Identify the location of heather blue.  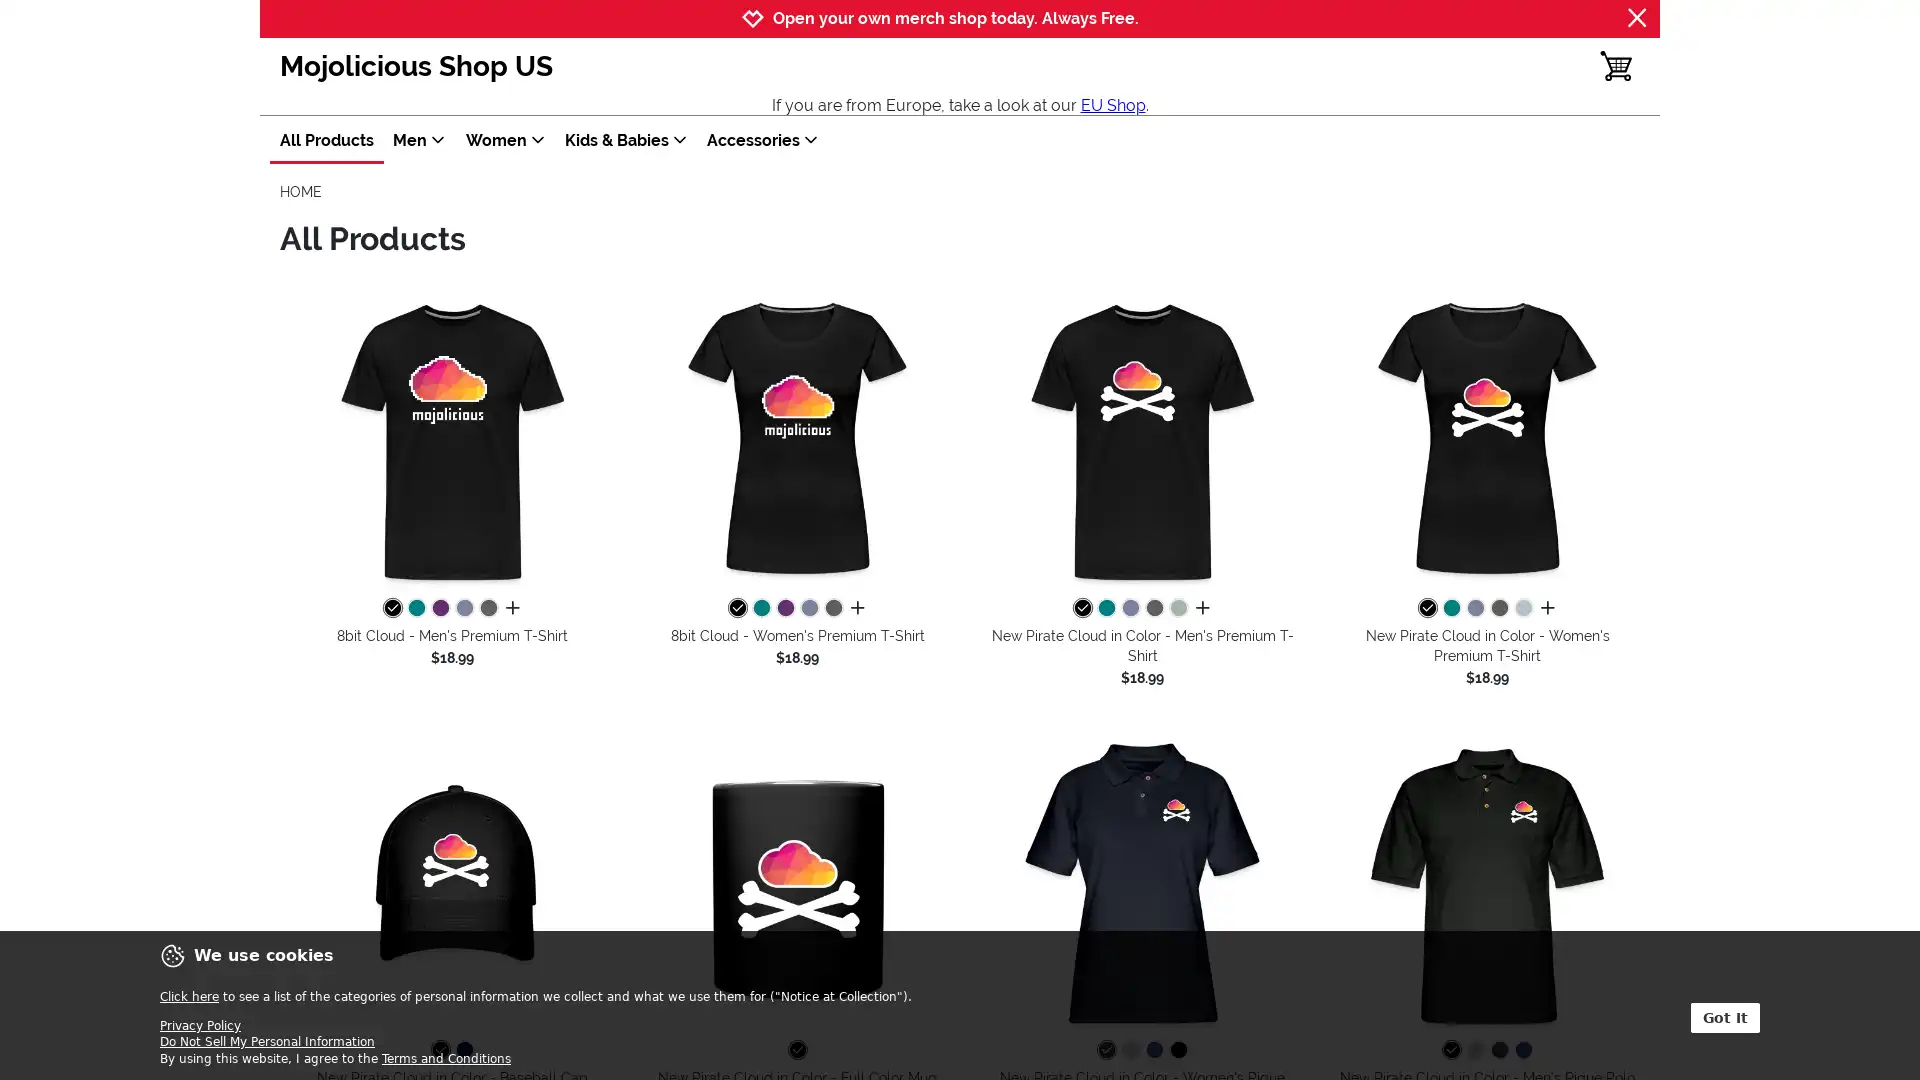
(1129, 608).